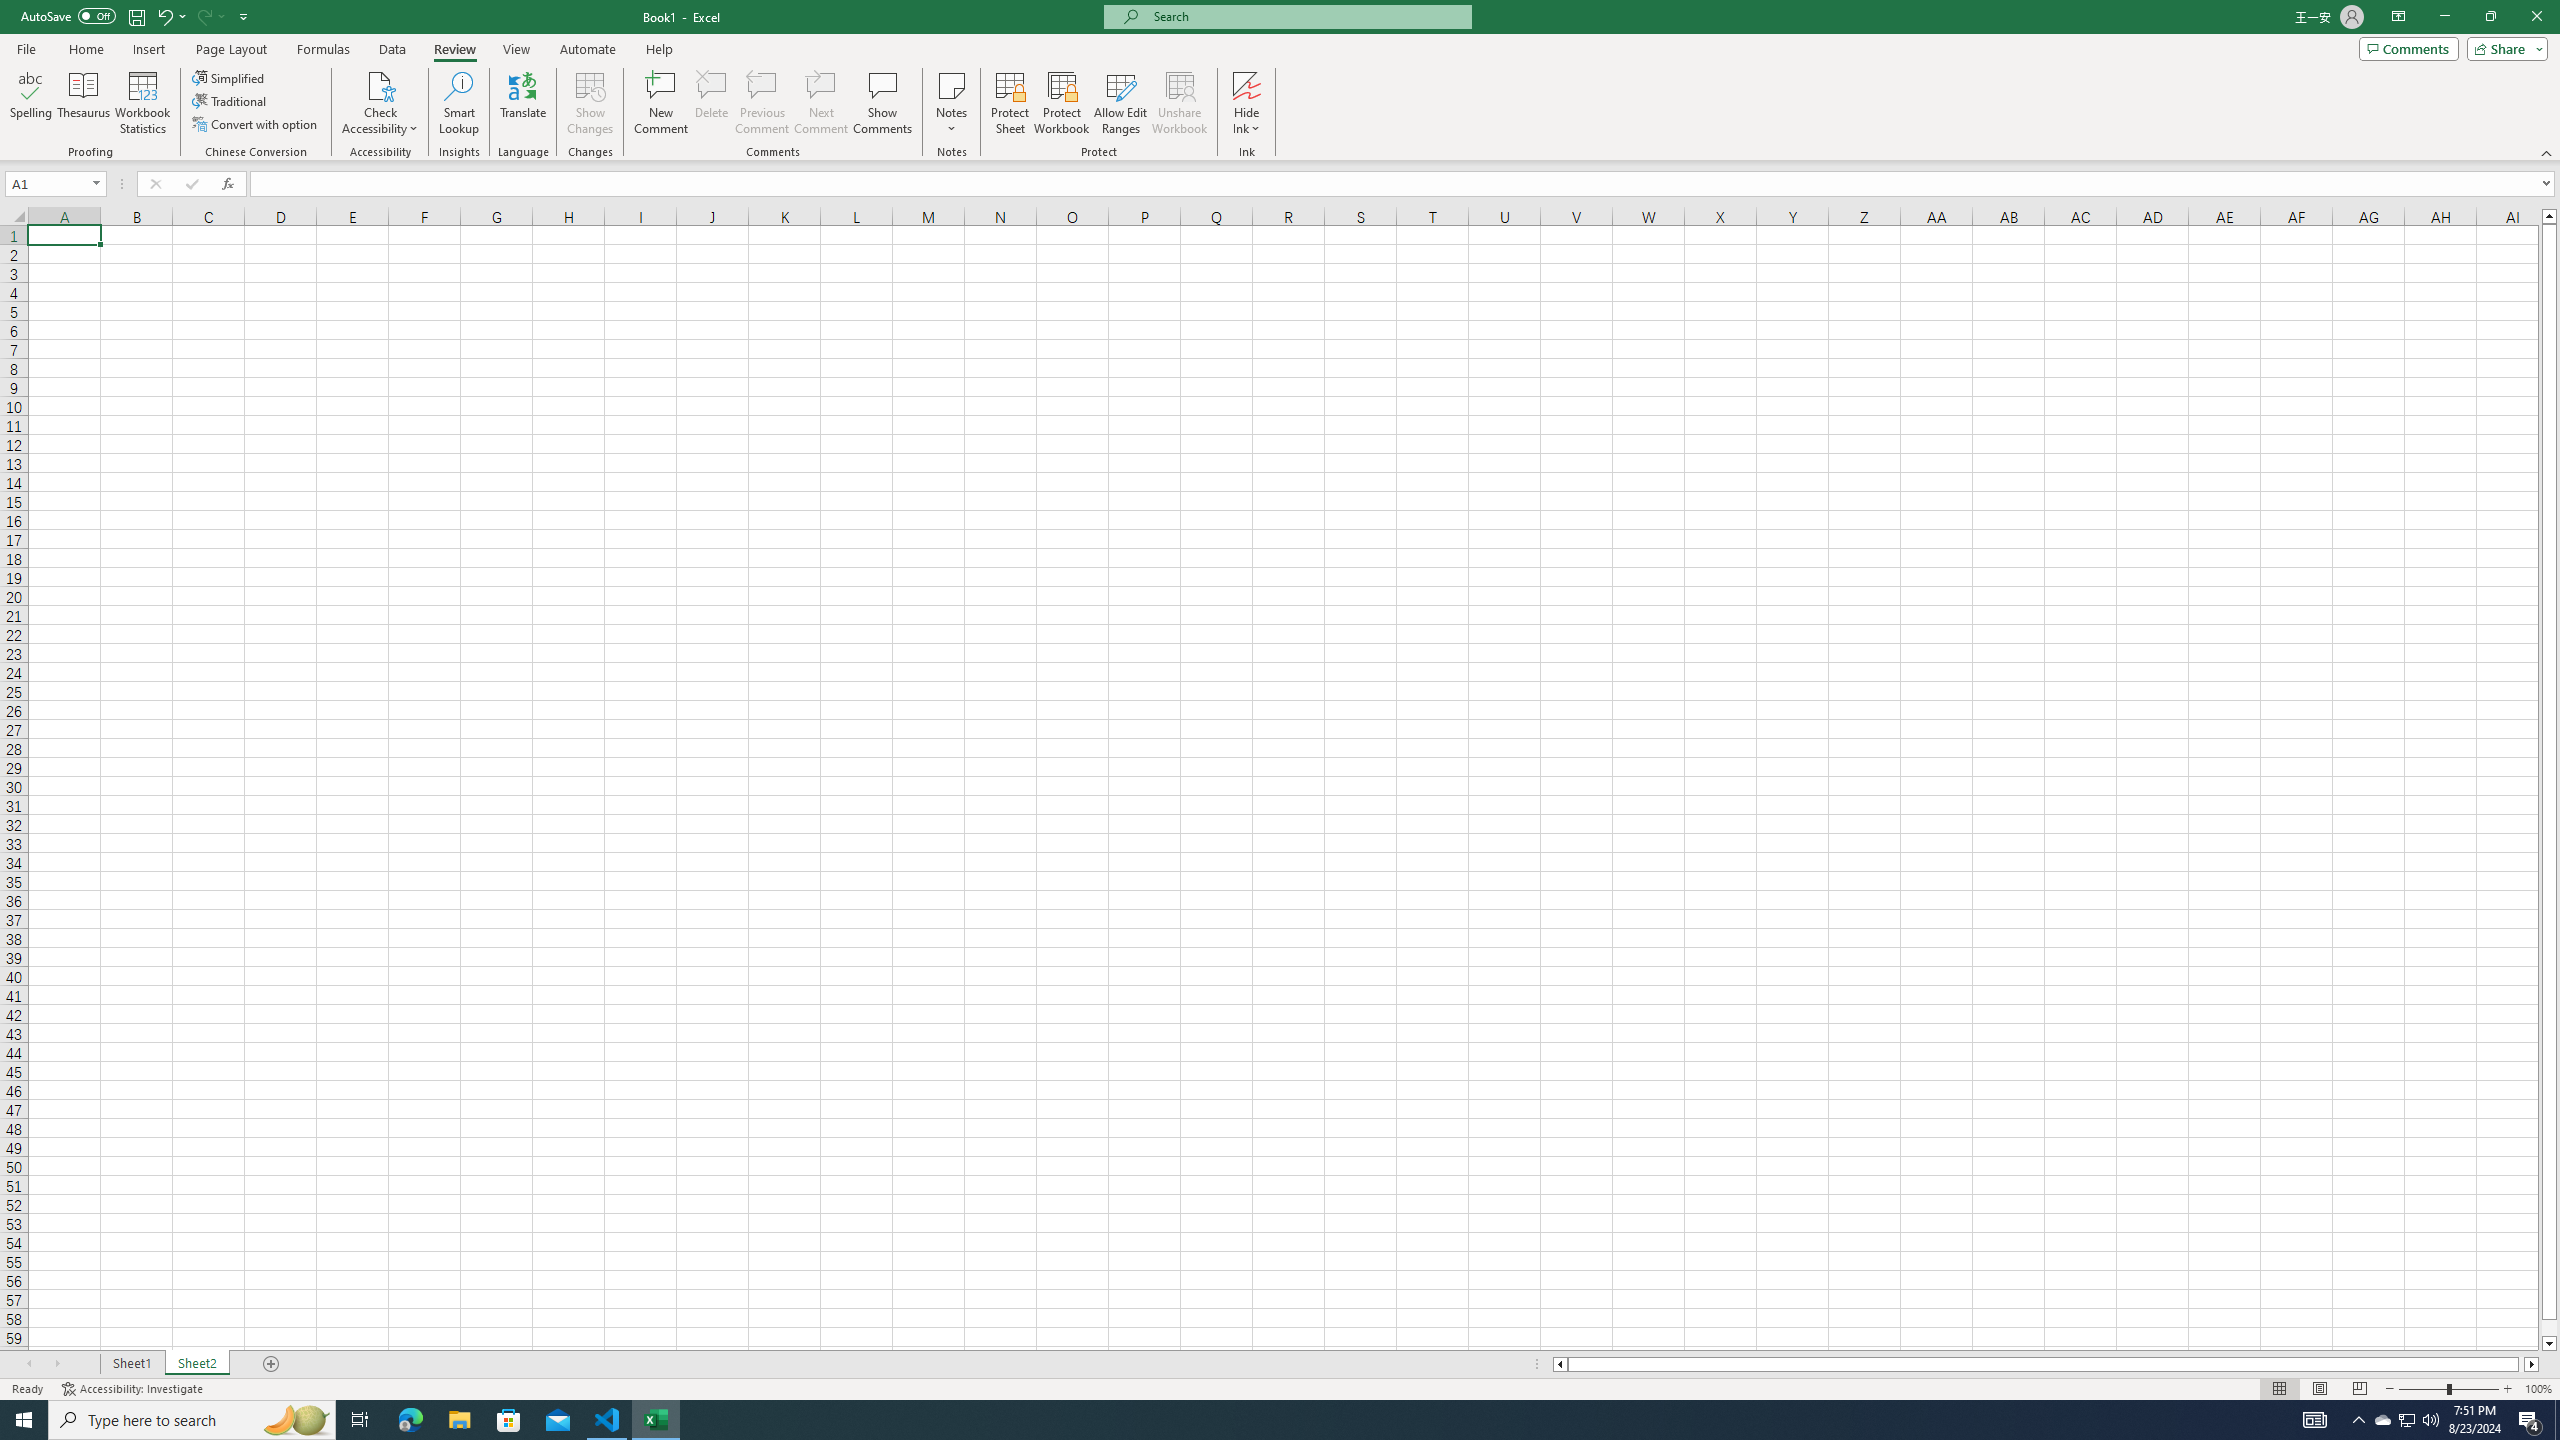  I want to click on 'Protect Workbook...', so click(1061, 103).